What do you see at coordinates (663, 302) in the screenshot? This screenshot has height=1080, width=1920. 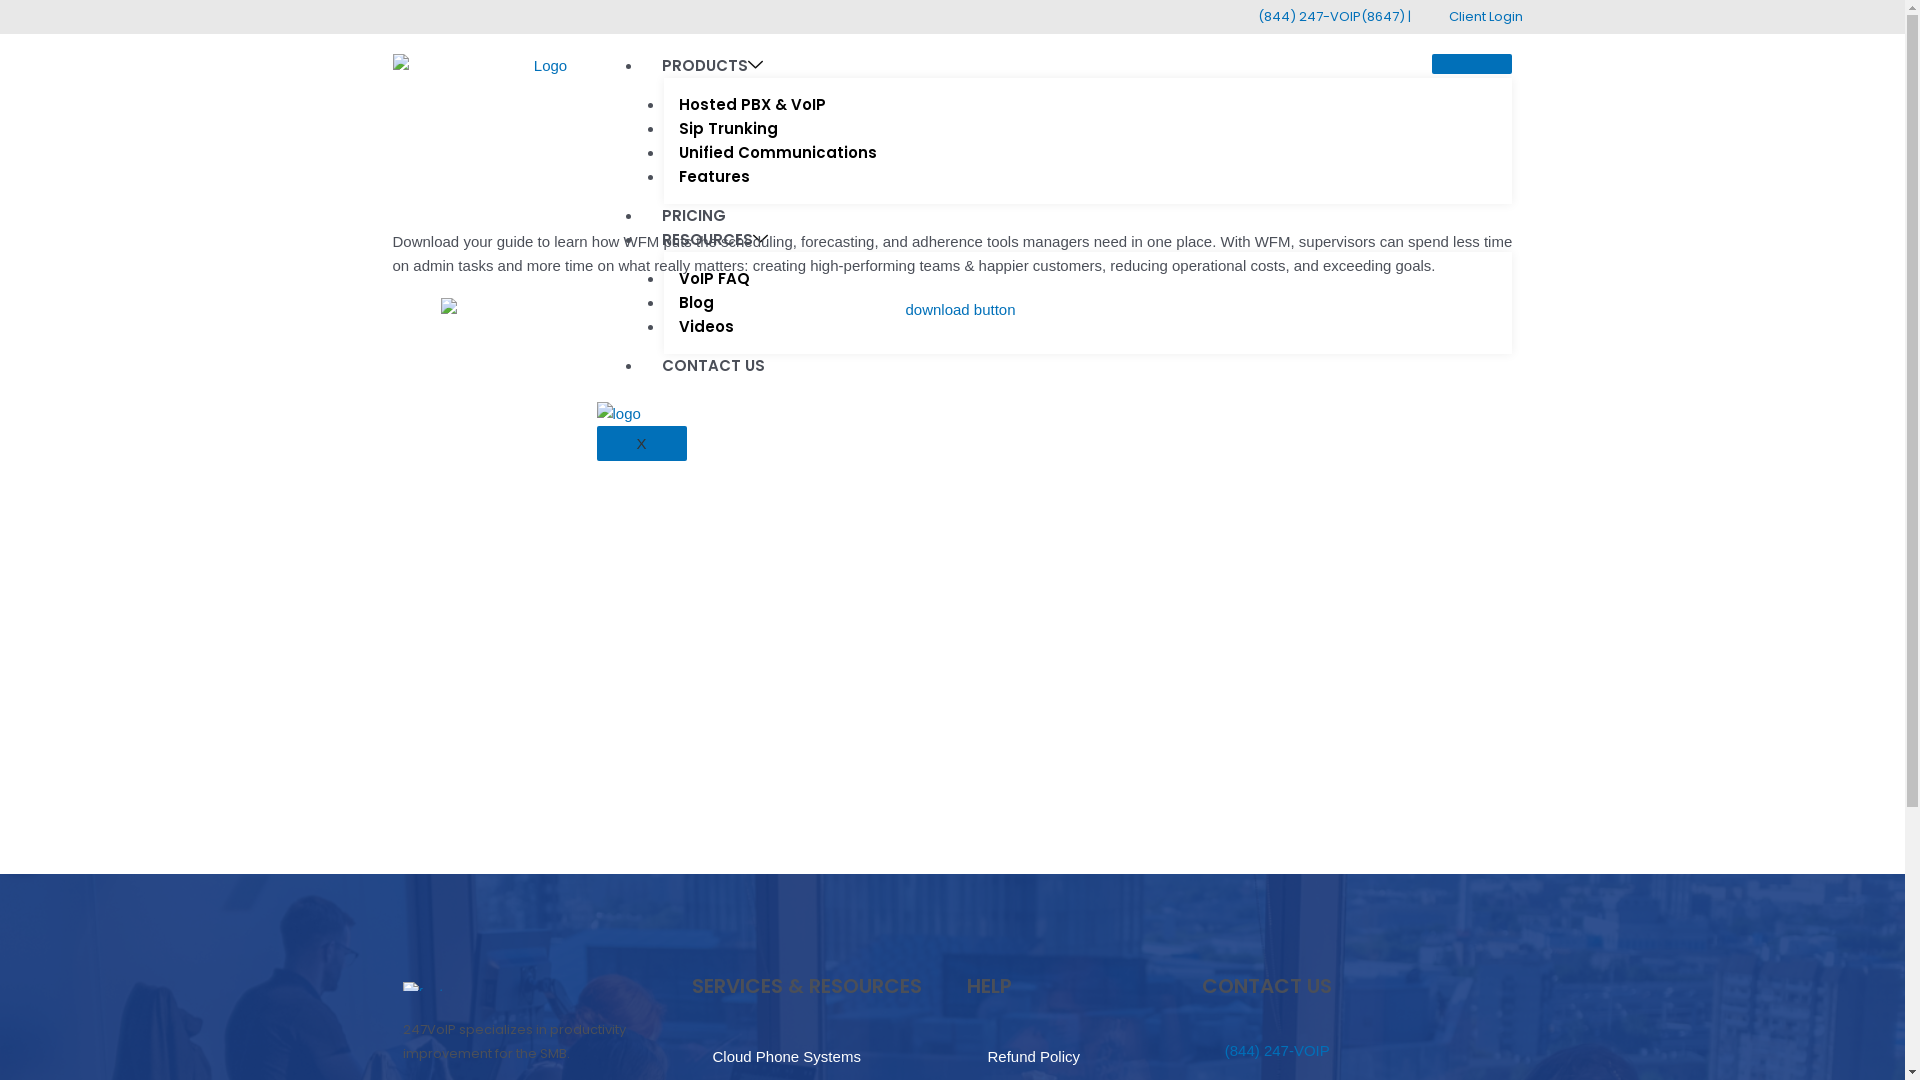 I see `'Blog'` at bounding box center [663, 302].